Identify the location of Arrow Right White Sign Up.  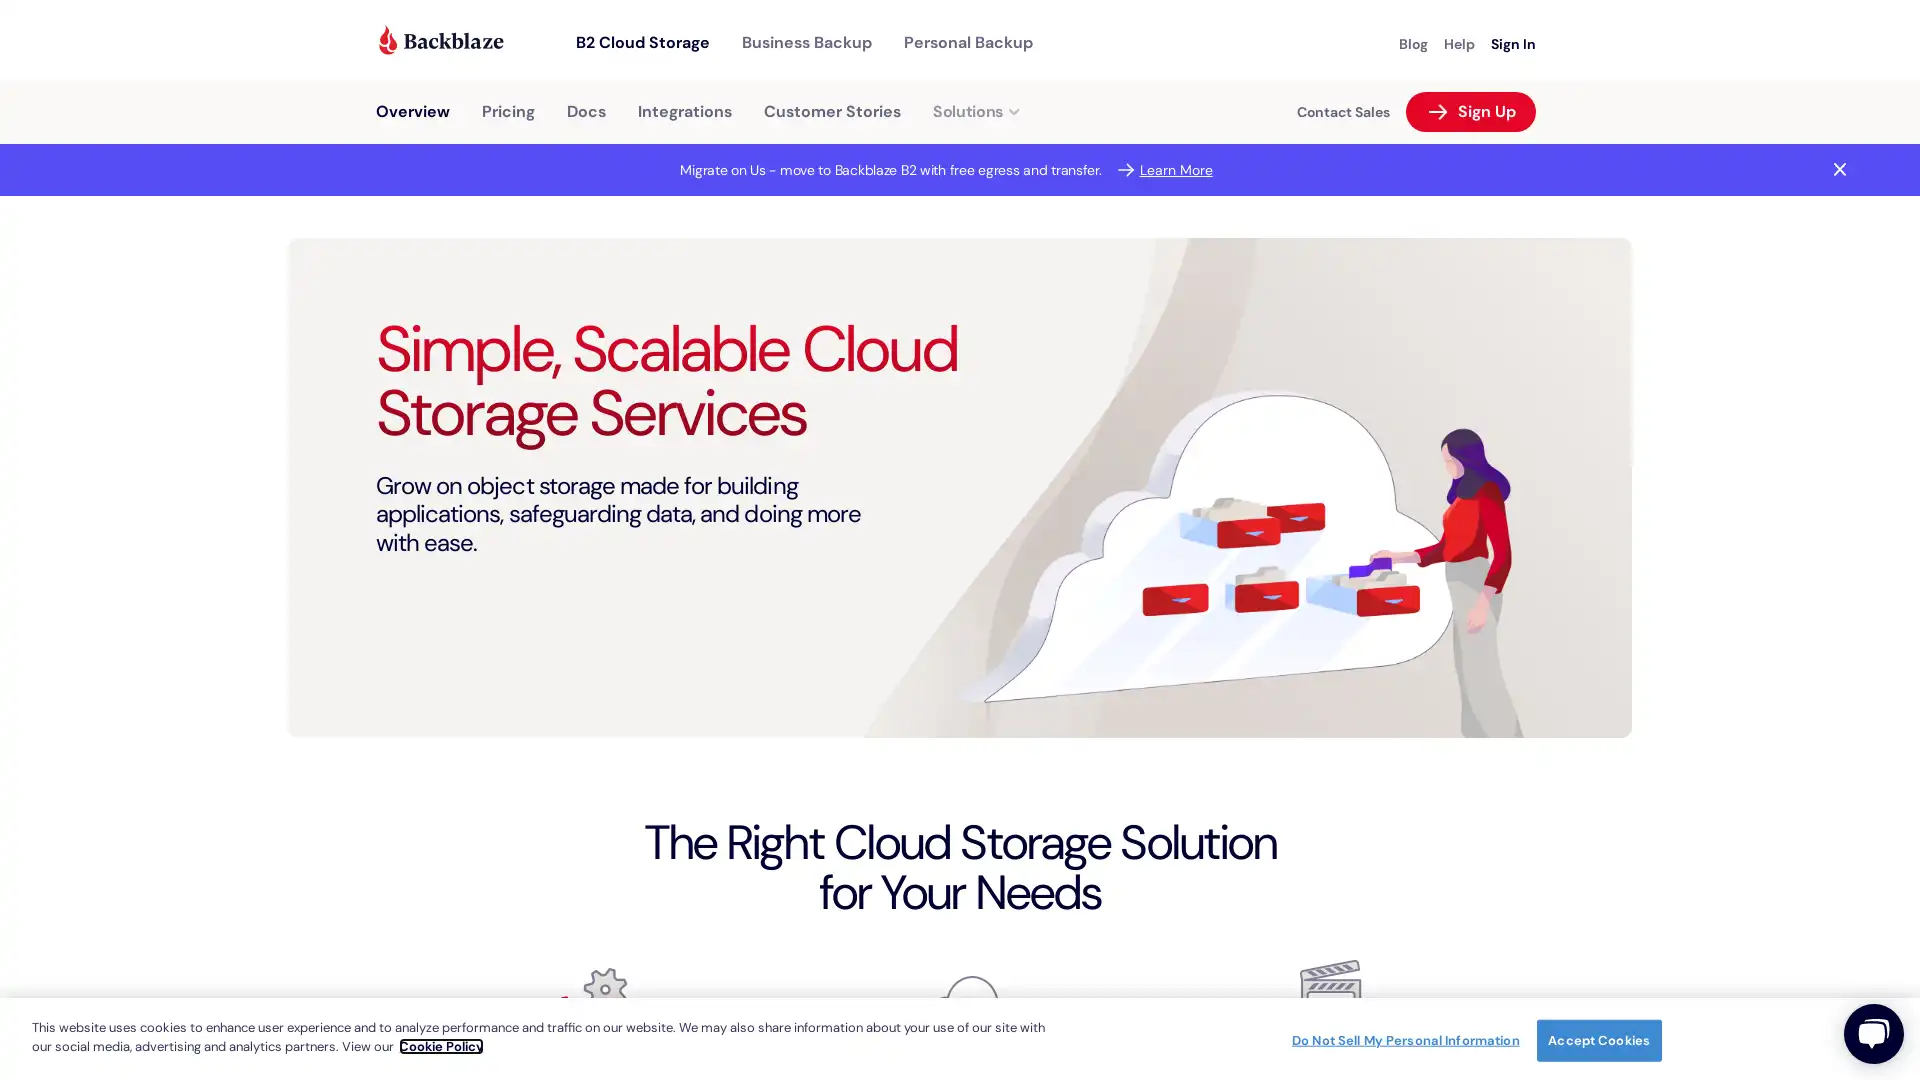
(1470, 111).